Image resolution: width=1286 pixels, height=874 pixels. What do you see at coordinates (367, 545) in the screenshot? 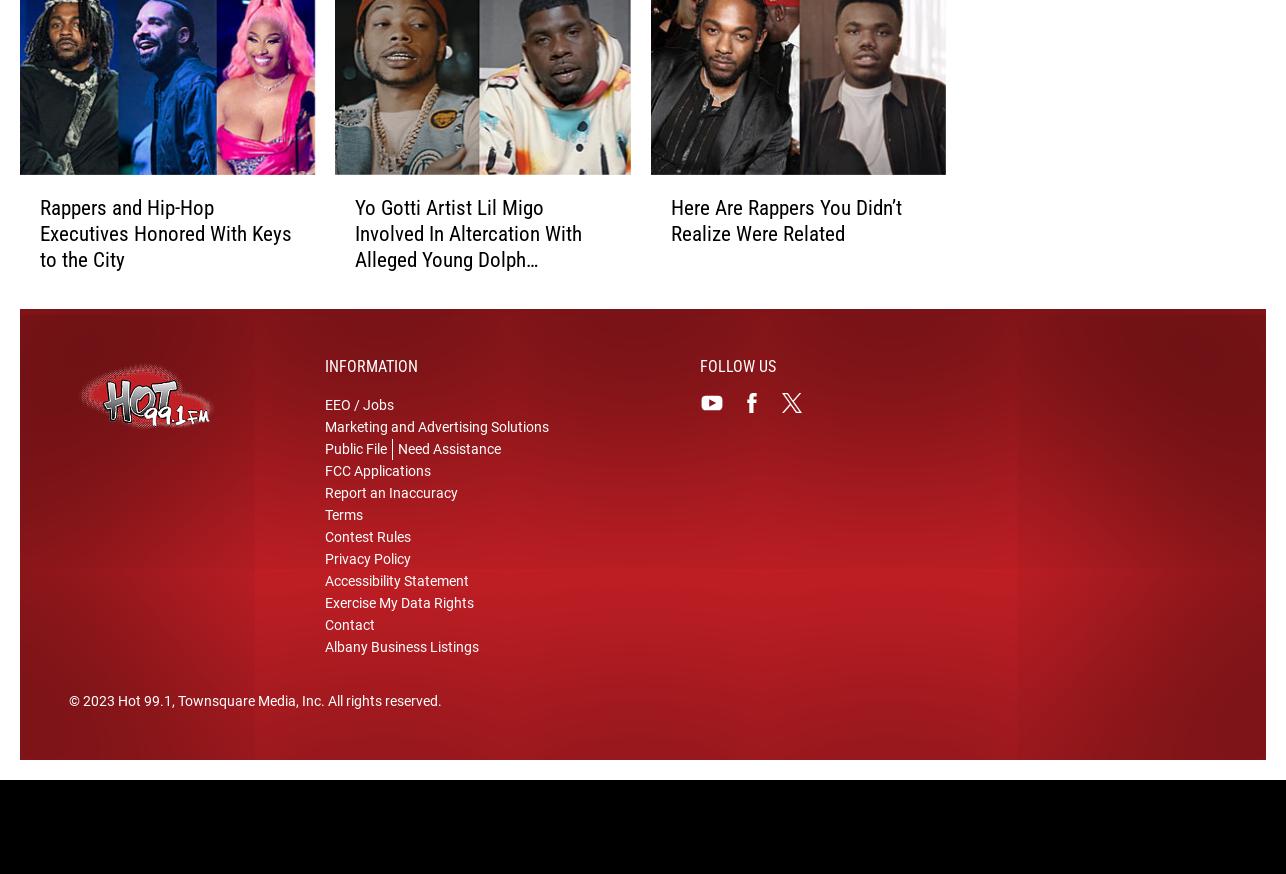
I see `'Contest Rules'` at bounding box center [367, 545].